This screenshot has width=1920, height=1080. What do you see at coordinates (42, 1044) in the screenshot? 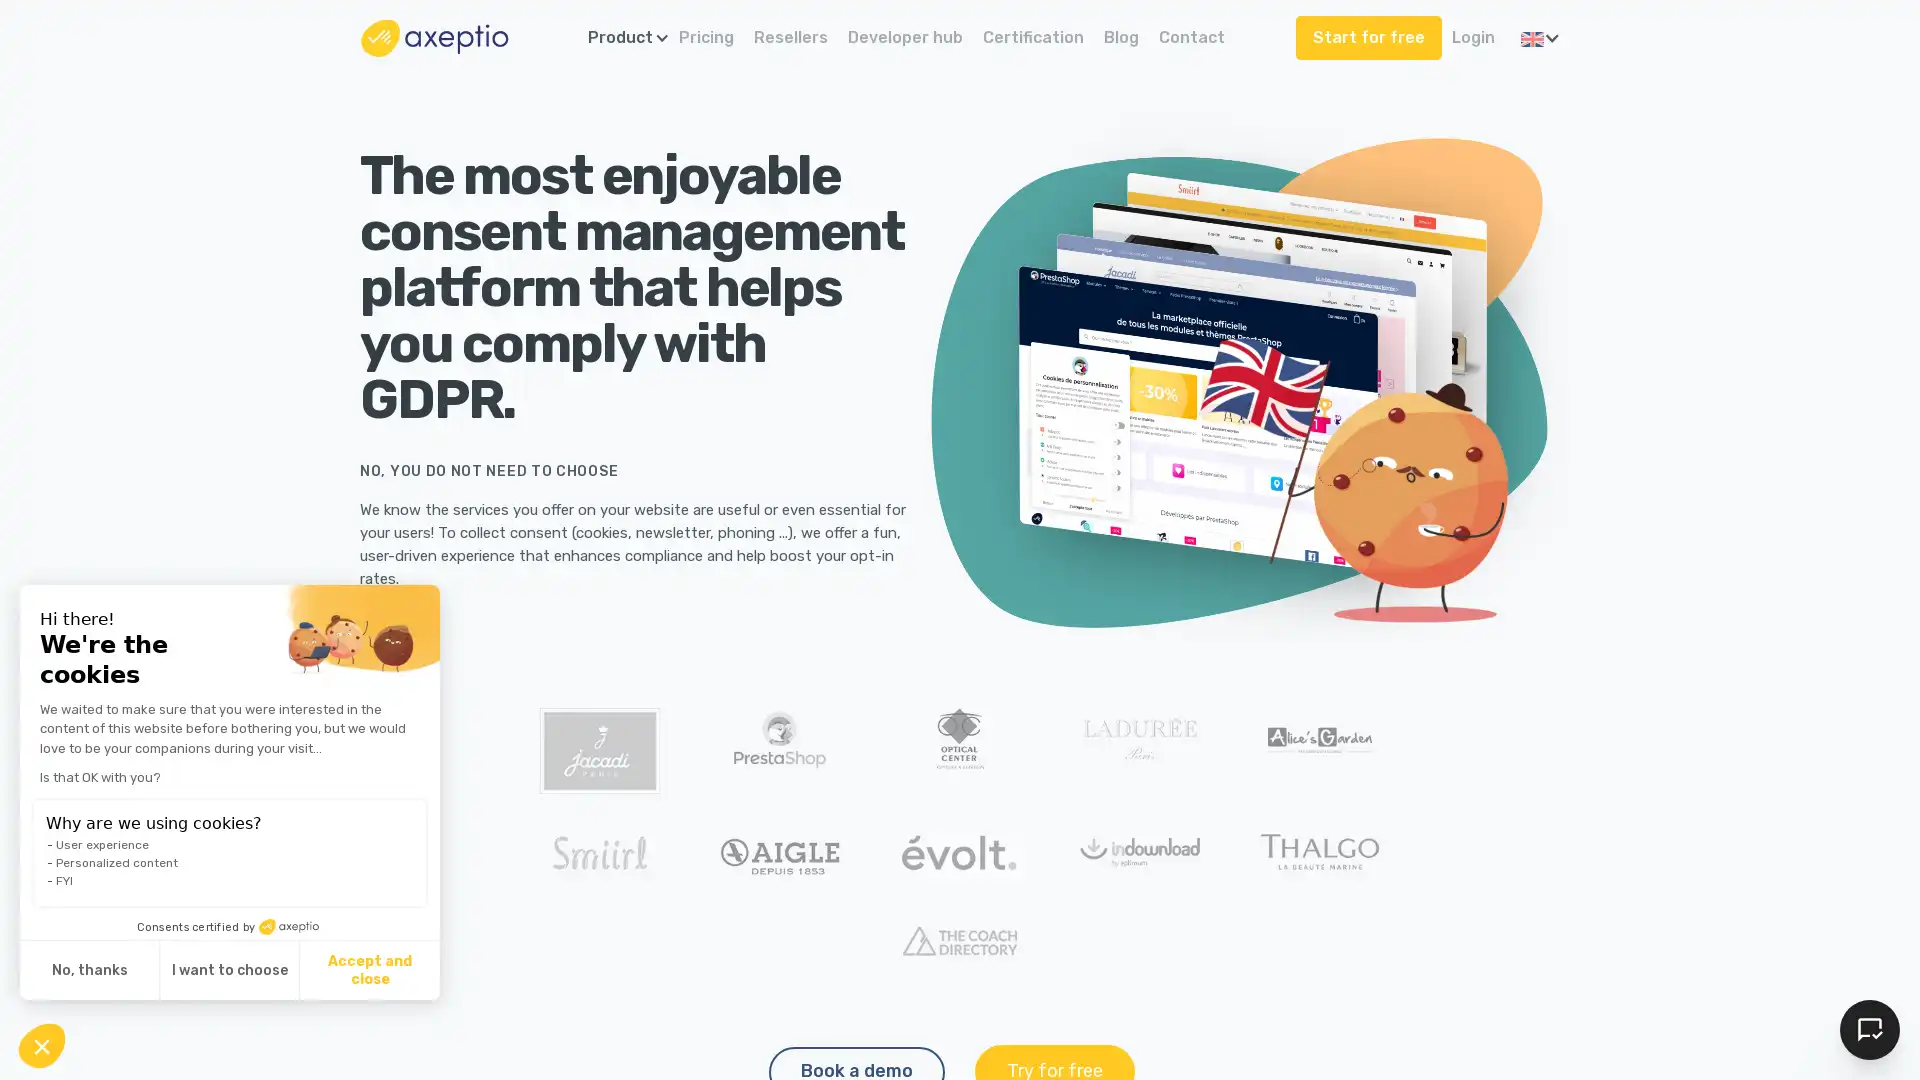
I see `Close` at bounding box center [42, 1044].